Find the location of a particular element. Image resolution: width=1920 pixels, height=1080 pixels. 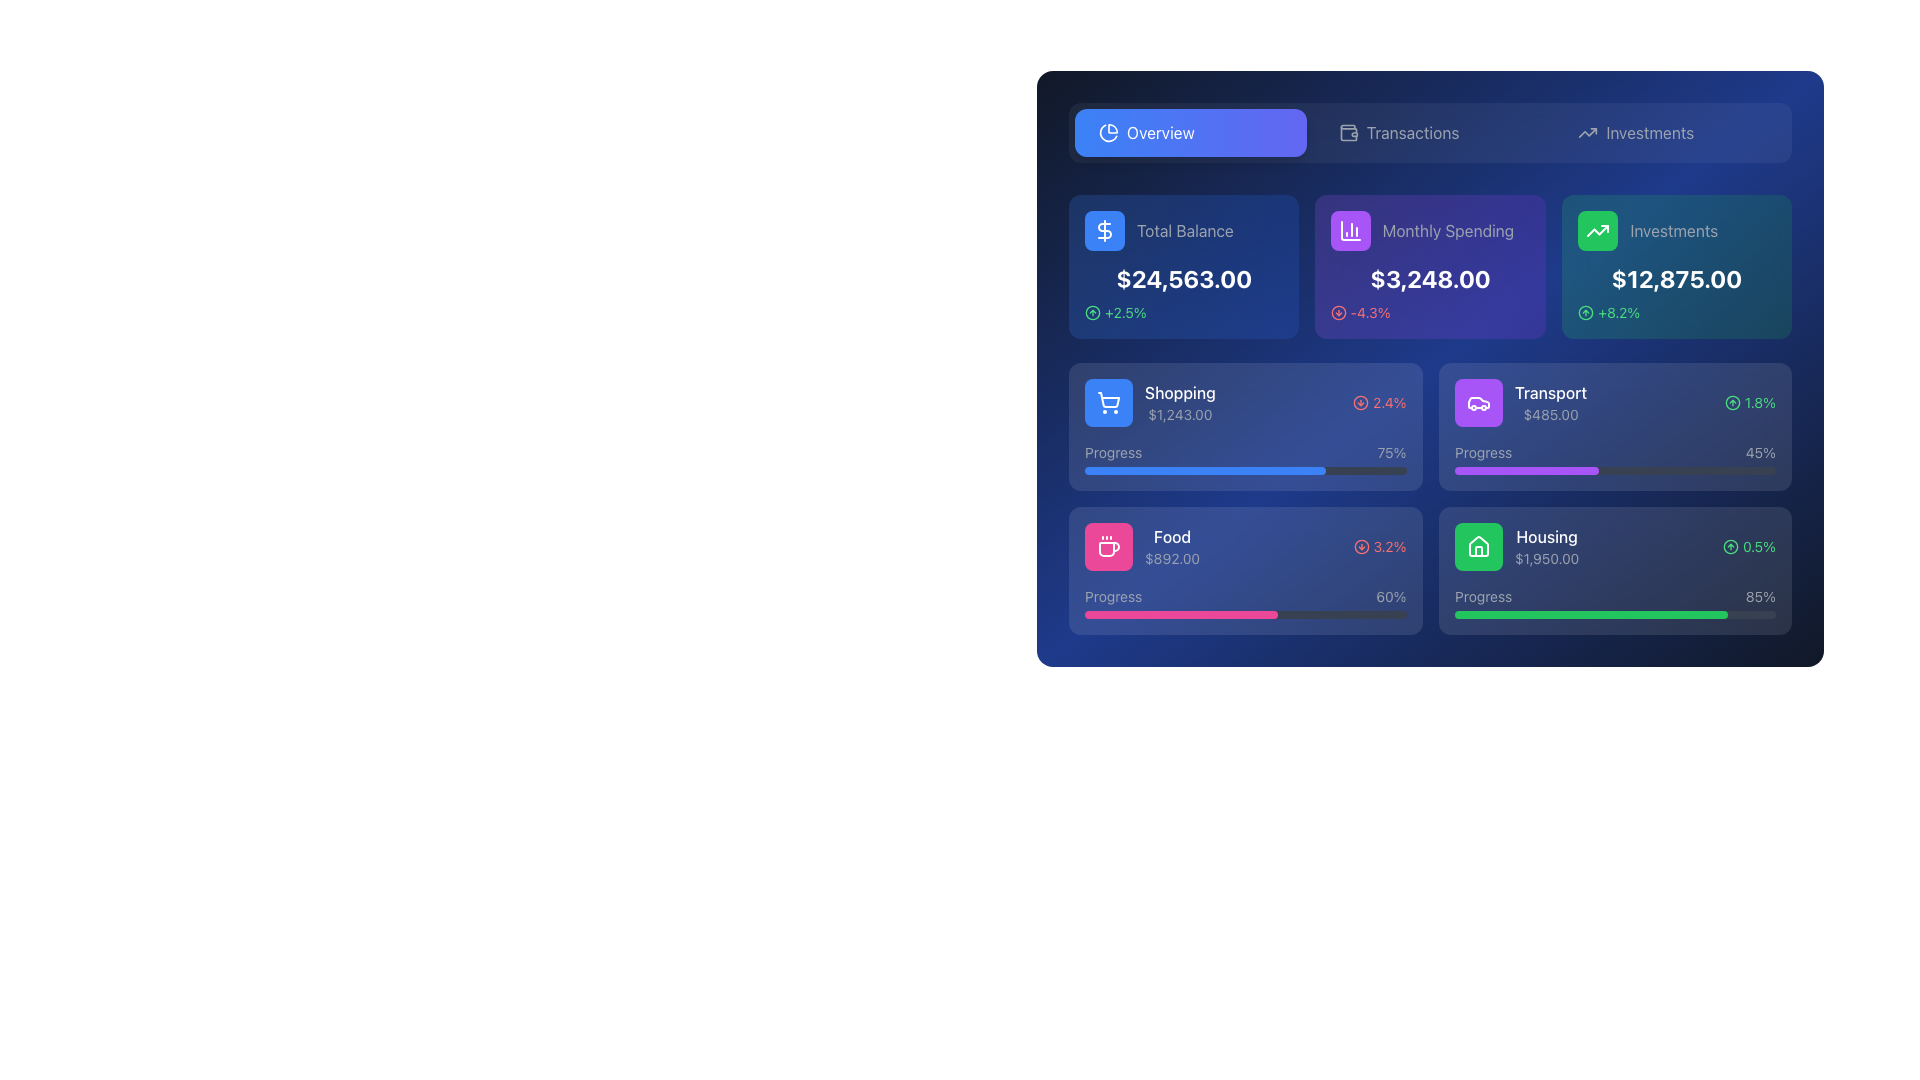

the upward arrow icon representing a positive trend, located in the lower-right corner of the 'Housing' section is located at coordinates (1730, 547).